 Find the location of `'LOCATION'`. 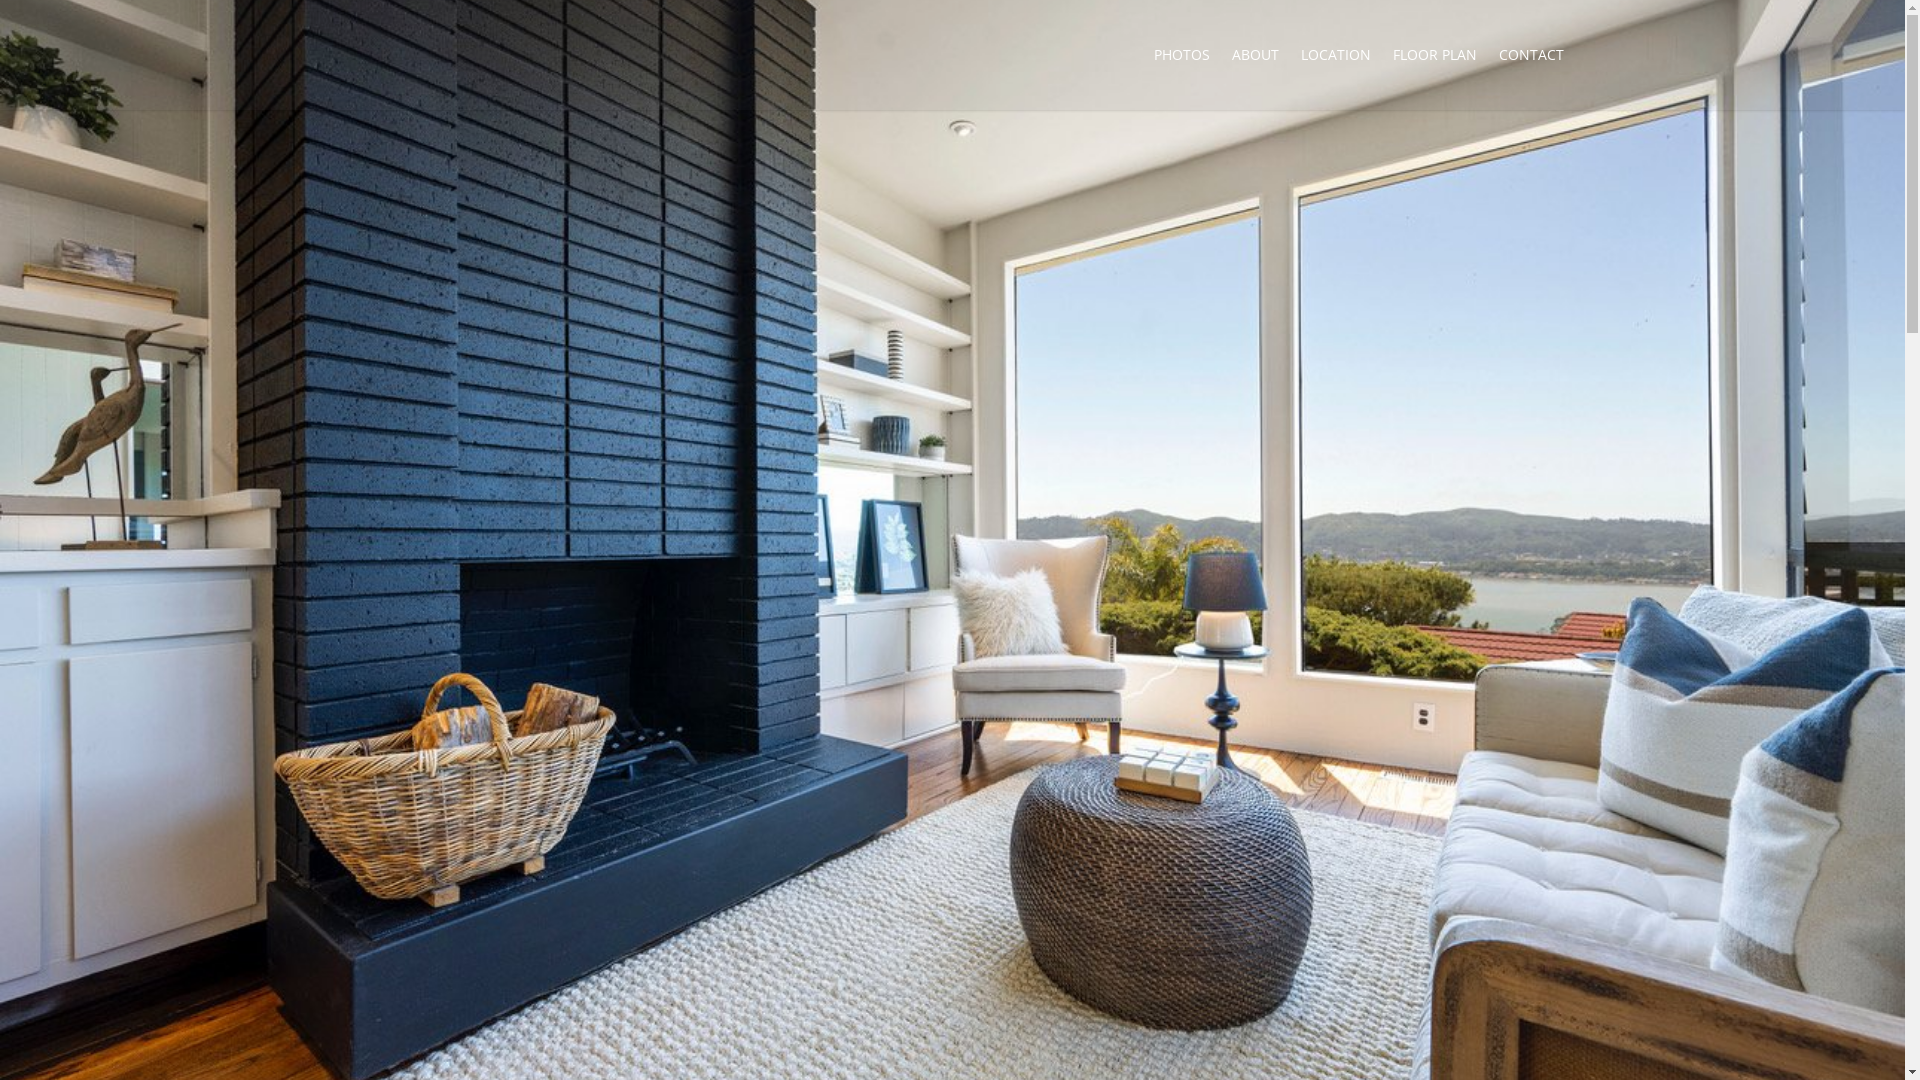

'LOCATION' is located at coordinates (1335, 53).